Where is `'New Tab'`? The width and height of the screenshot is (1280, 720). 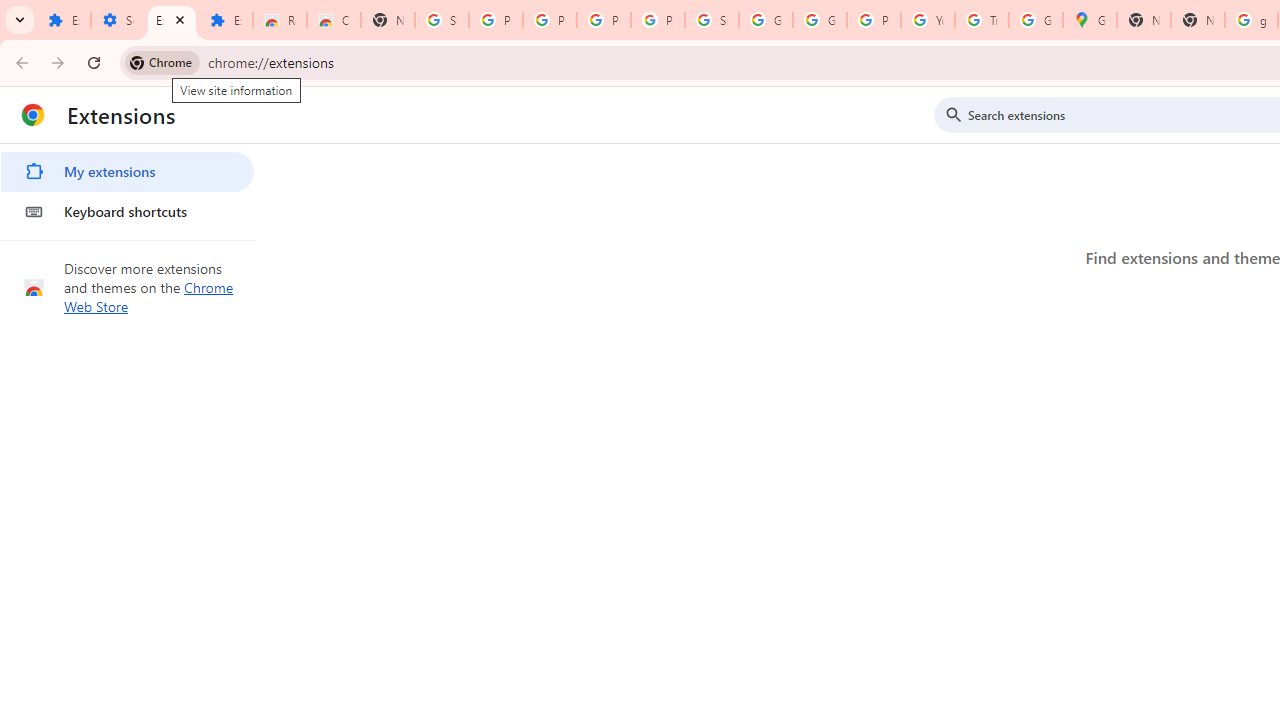
'New Tab' is located at coordinates (1198, 20).